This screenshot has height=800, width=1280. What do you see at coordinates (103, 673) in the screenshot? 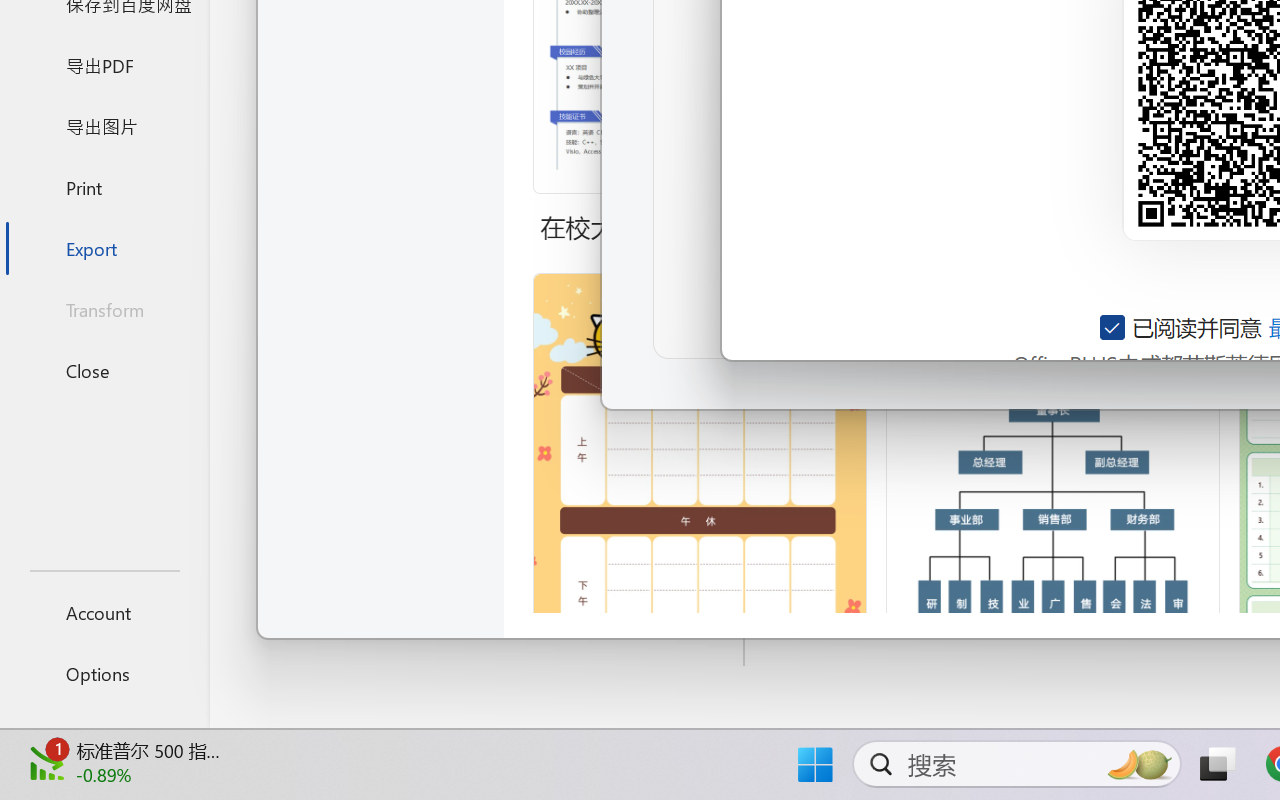
I see `'Options'` at bounding box center [103, 673].